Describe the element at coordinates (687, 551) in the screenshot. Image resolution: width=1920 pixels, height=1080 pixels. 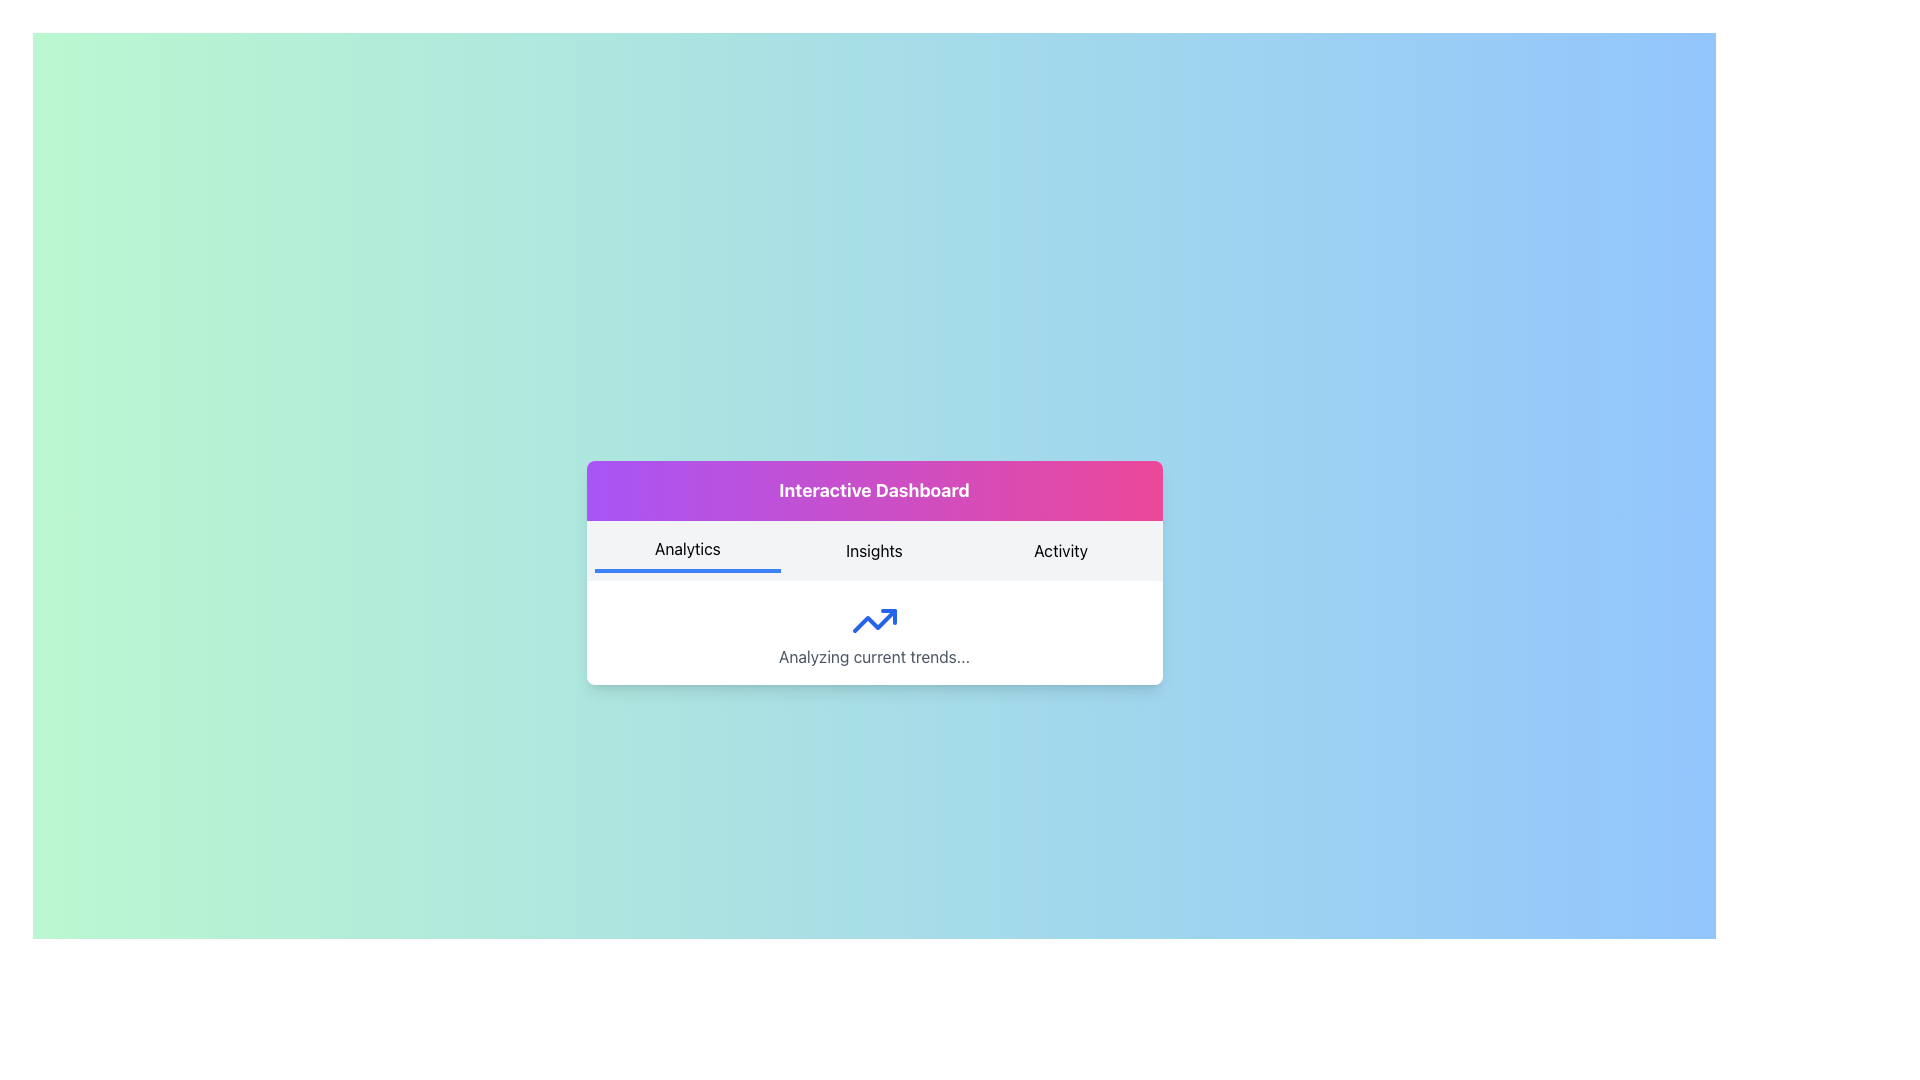
I see `the 'Analytics' tab in the navigation bar` at that location.